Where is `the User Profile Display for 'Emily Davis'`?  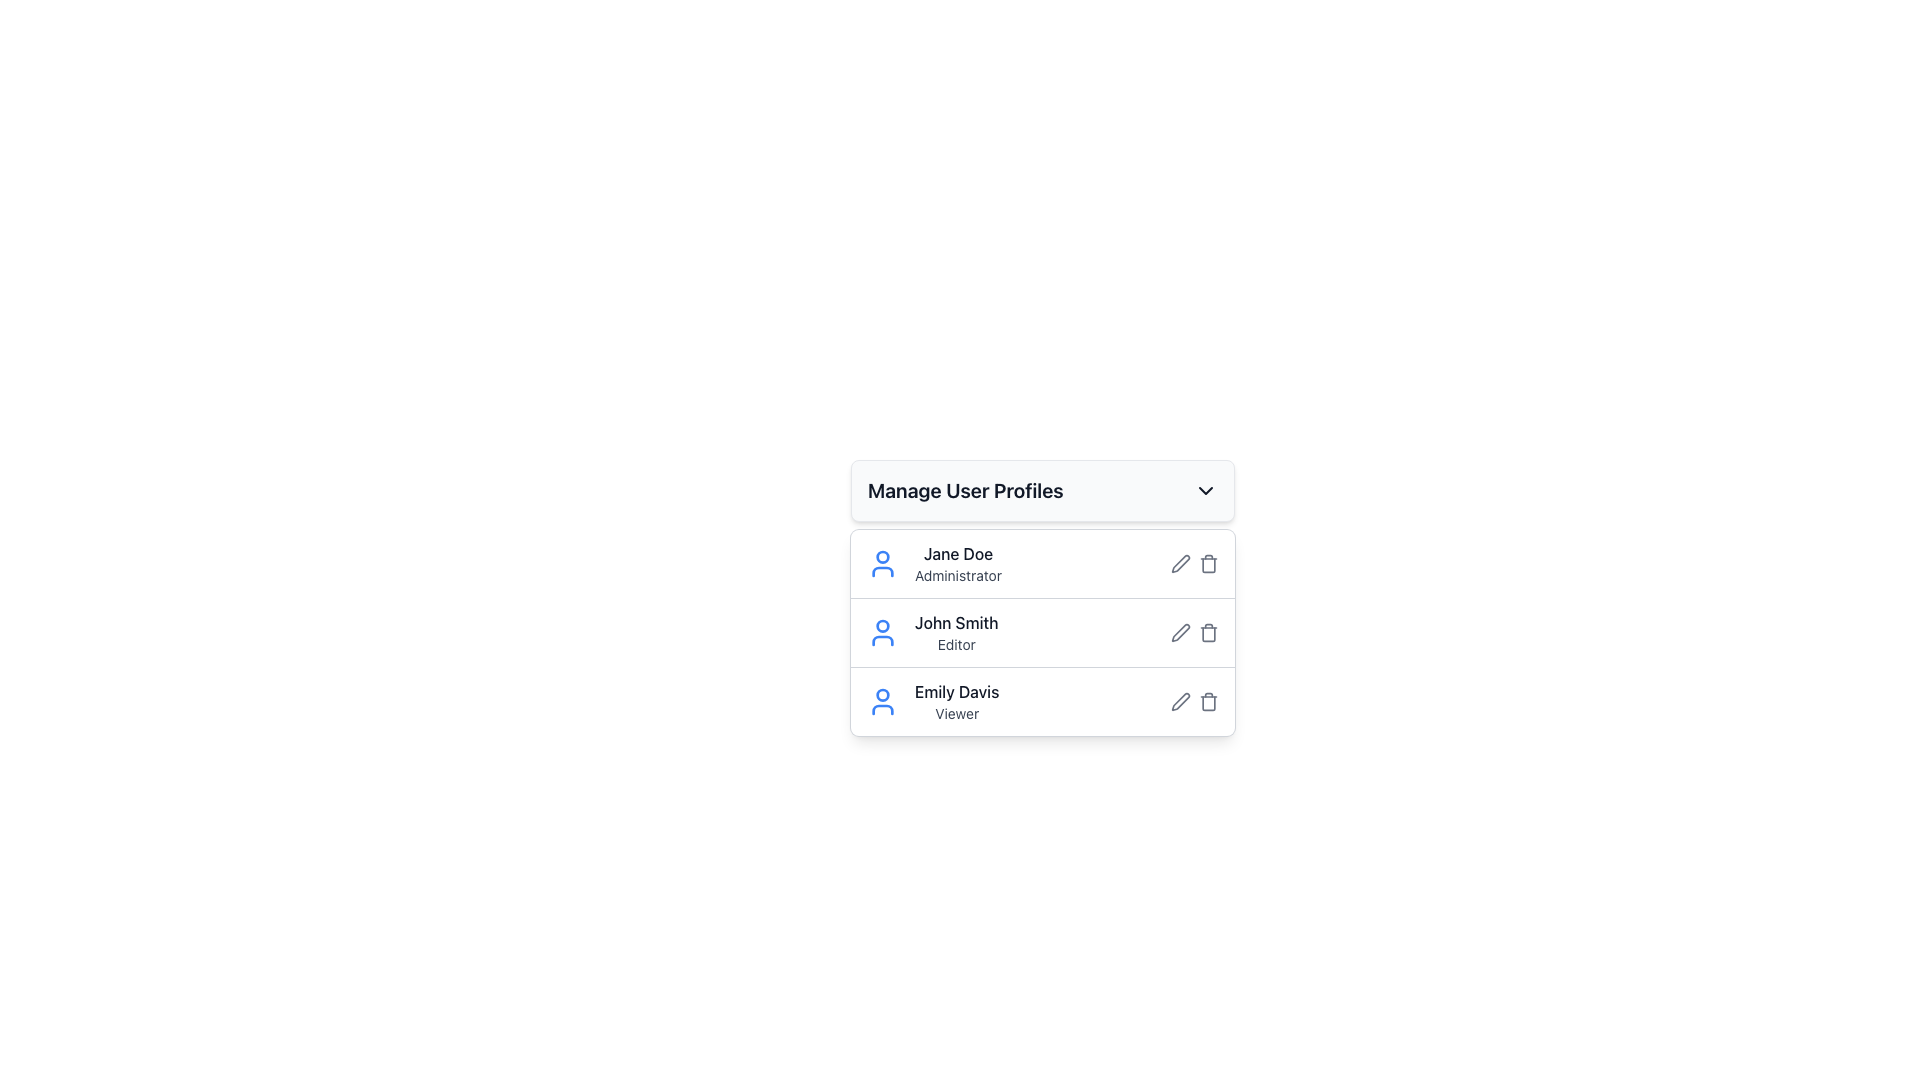
the User Profile Display for 'Emily Davis' is located at coordinates (1041, 700).